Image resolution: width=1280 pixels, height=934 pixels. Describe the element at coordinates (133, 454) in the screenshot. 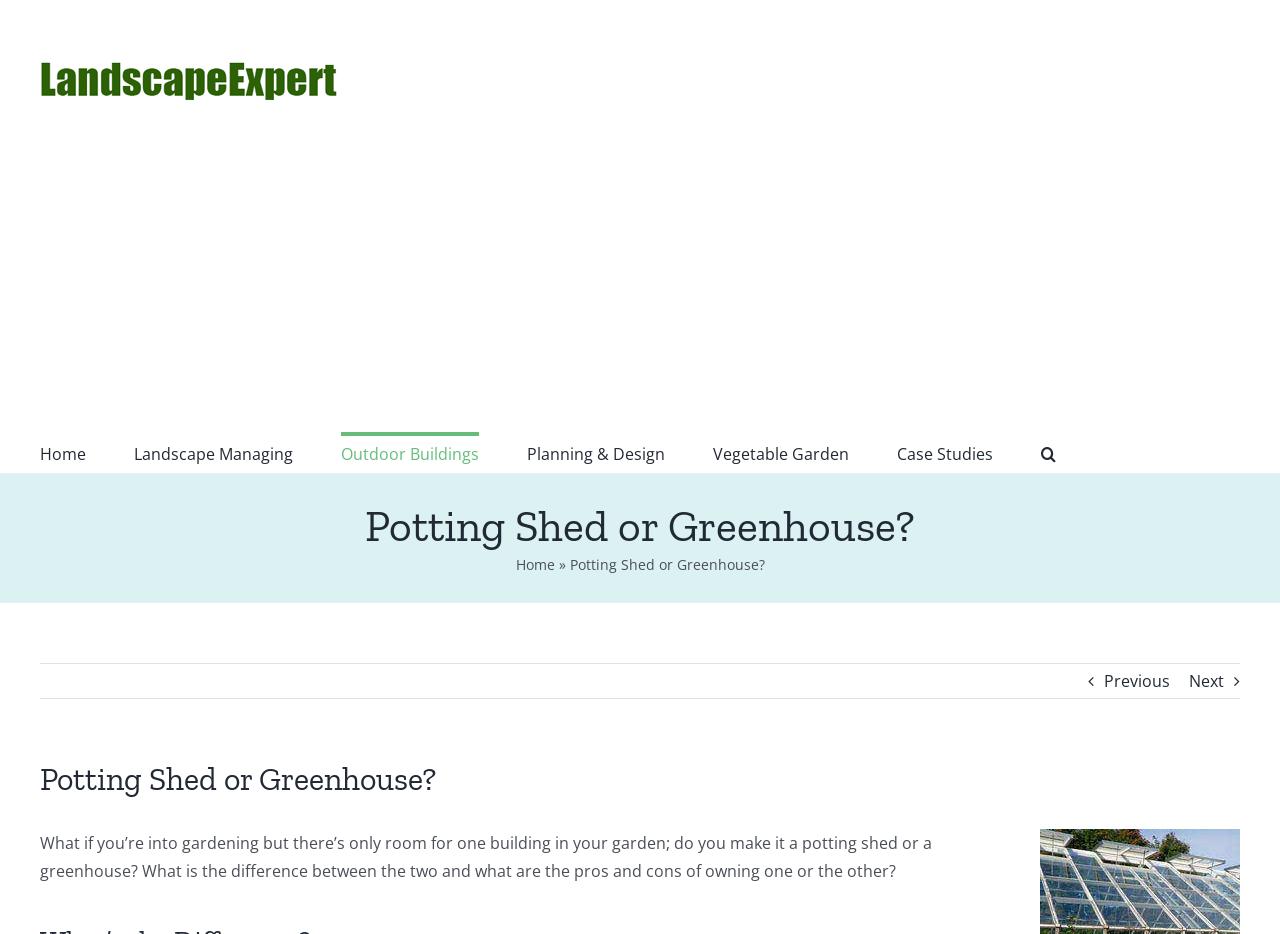

I see `'Landscape Managing'` at that location.